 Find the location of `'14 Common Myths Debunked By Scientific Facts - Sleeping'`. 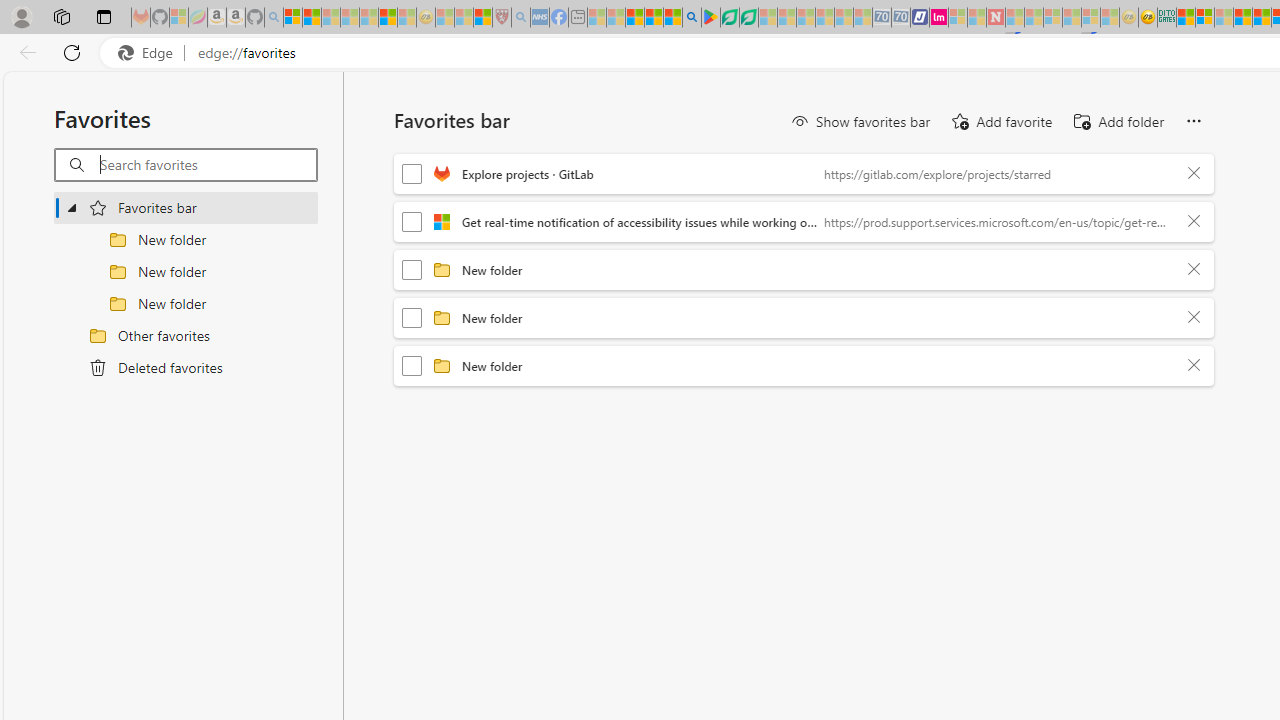

'14 Common Myths Debunked By Scientific Facts - Sleeping' is located at coordinates (1034, 17).